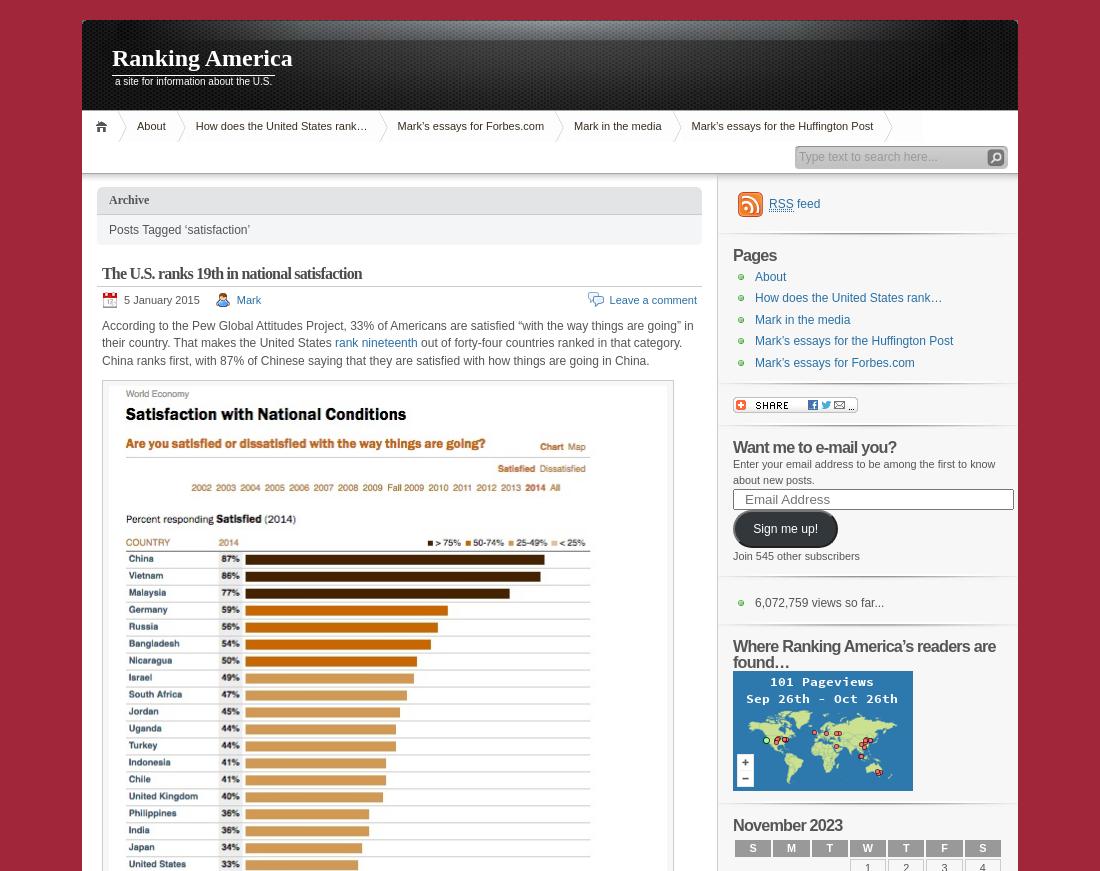 This screenshot has height=871, width=1100. I want to click on 'Posts Tagged ‘satisfaction’', so click(109, 230).